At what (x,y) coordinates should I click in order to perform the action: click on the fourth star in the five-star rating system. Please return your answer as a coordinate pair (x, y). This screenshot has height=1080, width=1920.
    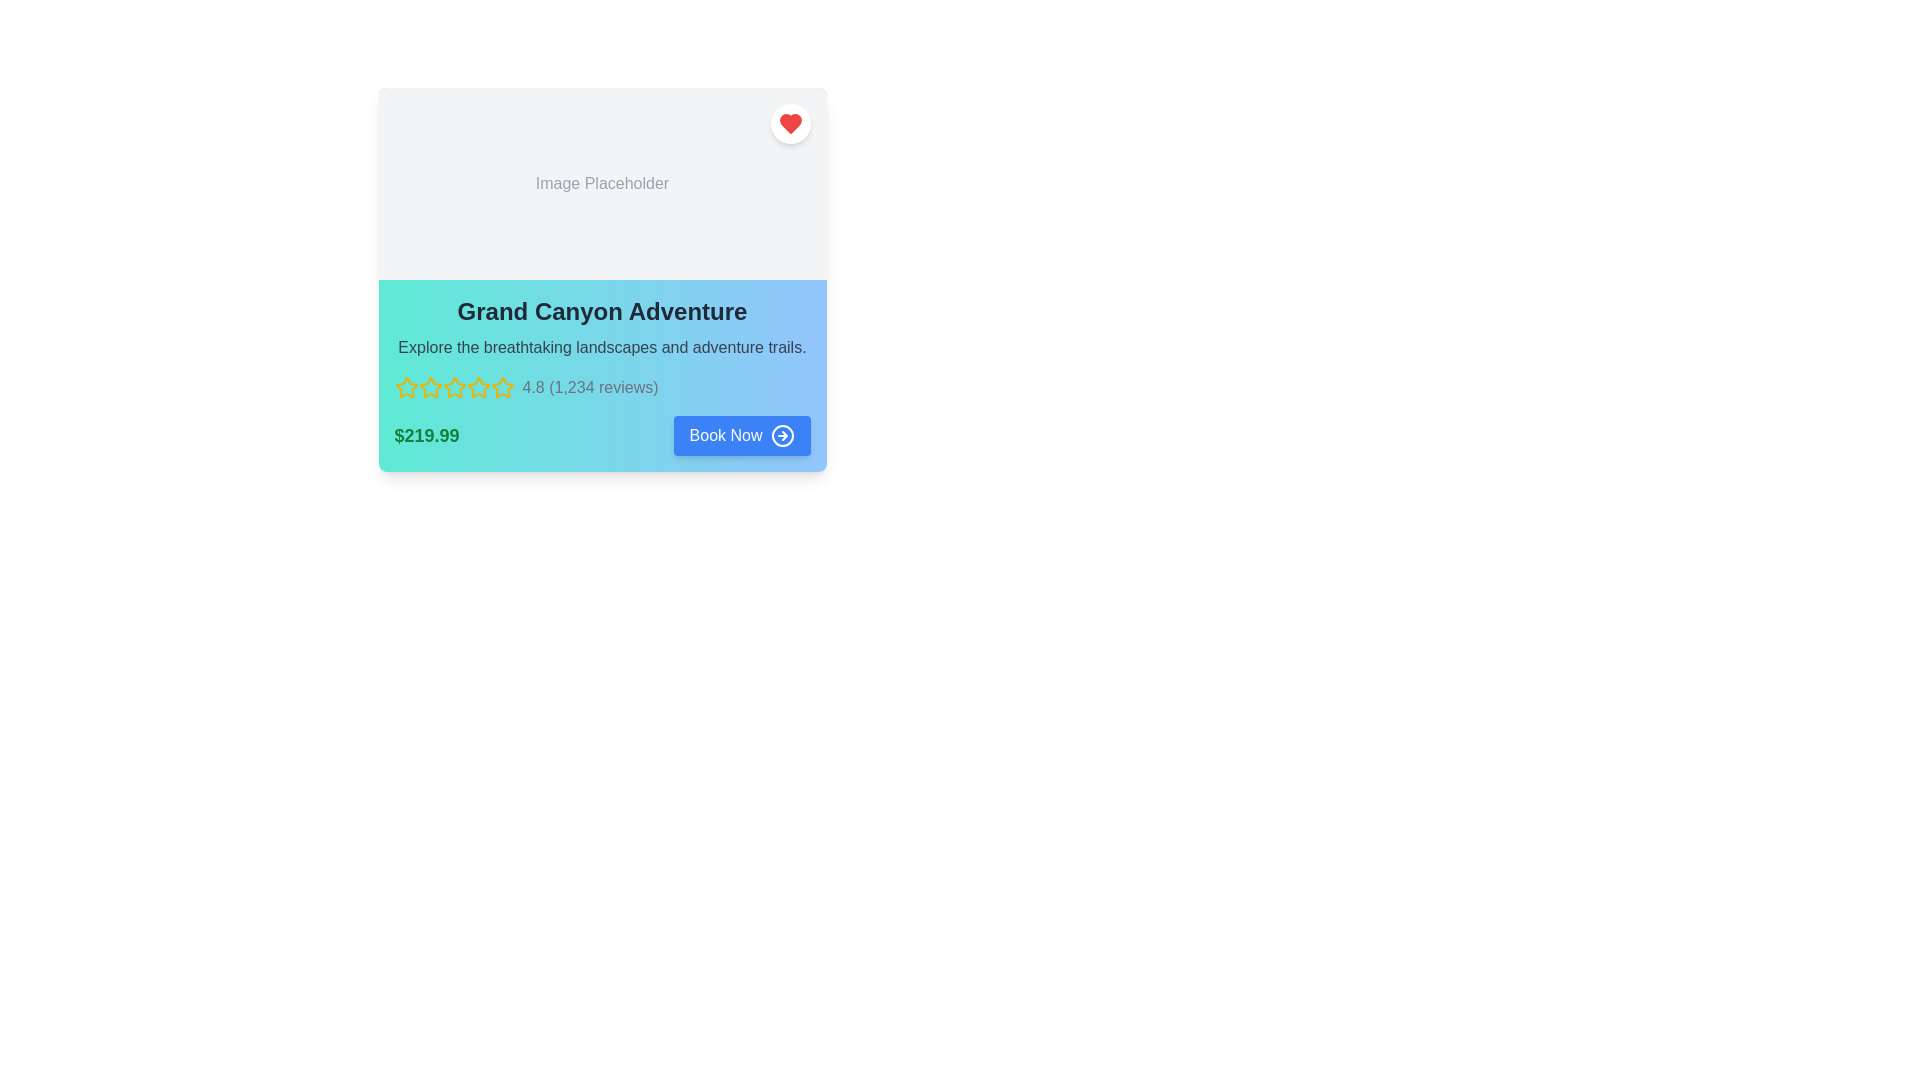
    Looking at the image, I should click on (453, 388).